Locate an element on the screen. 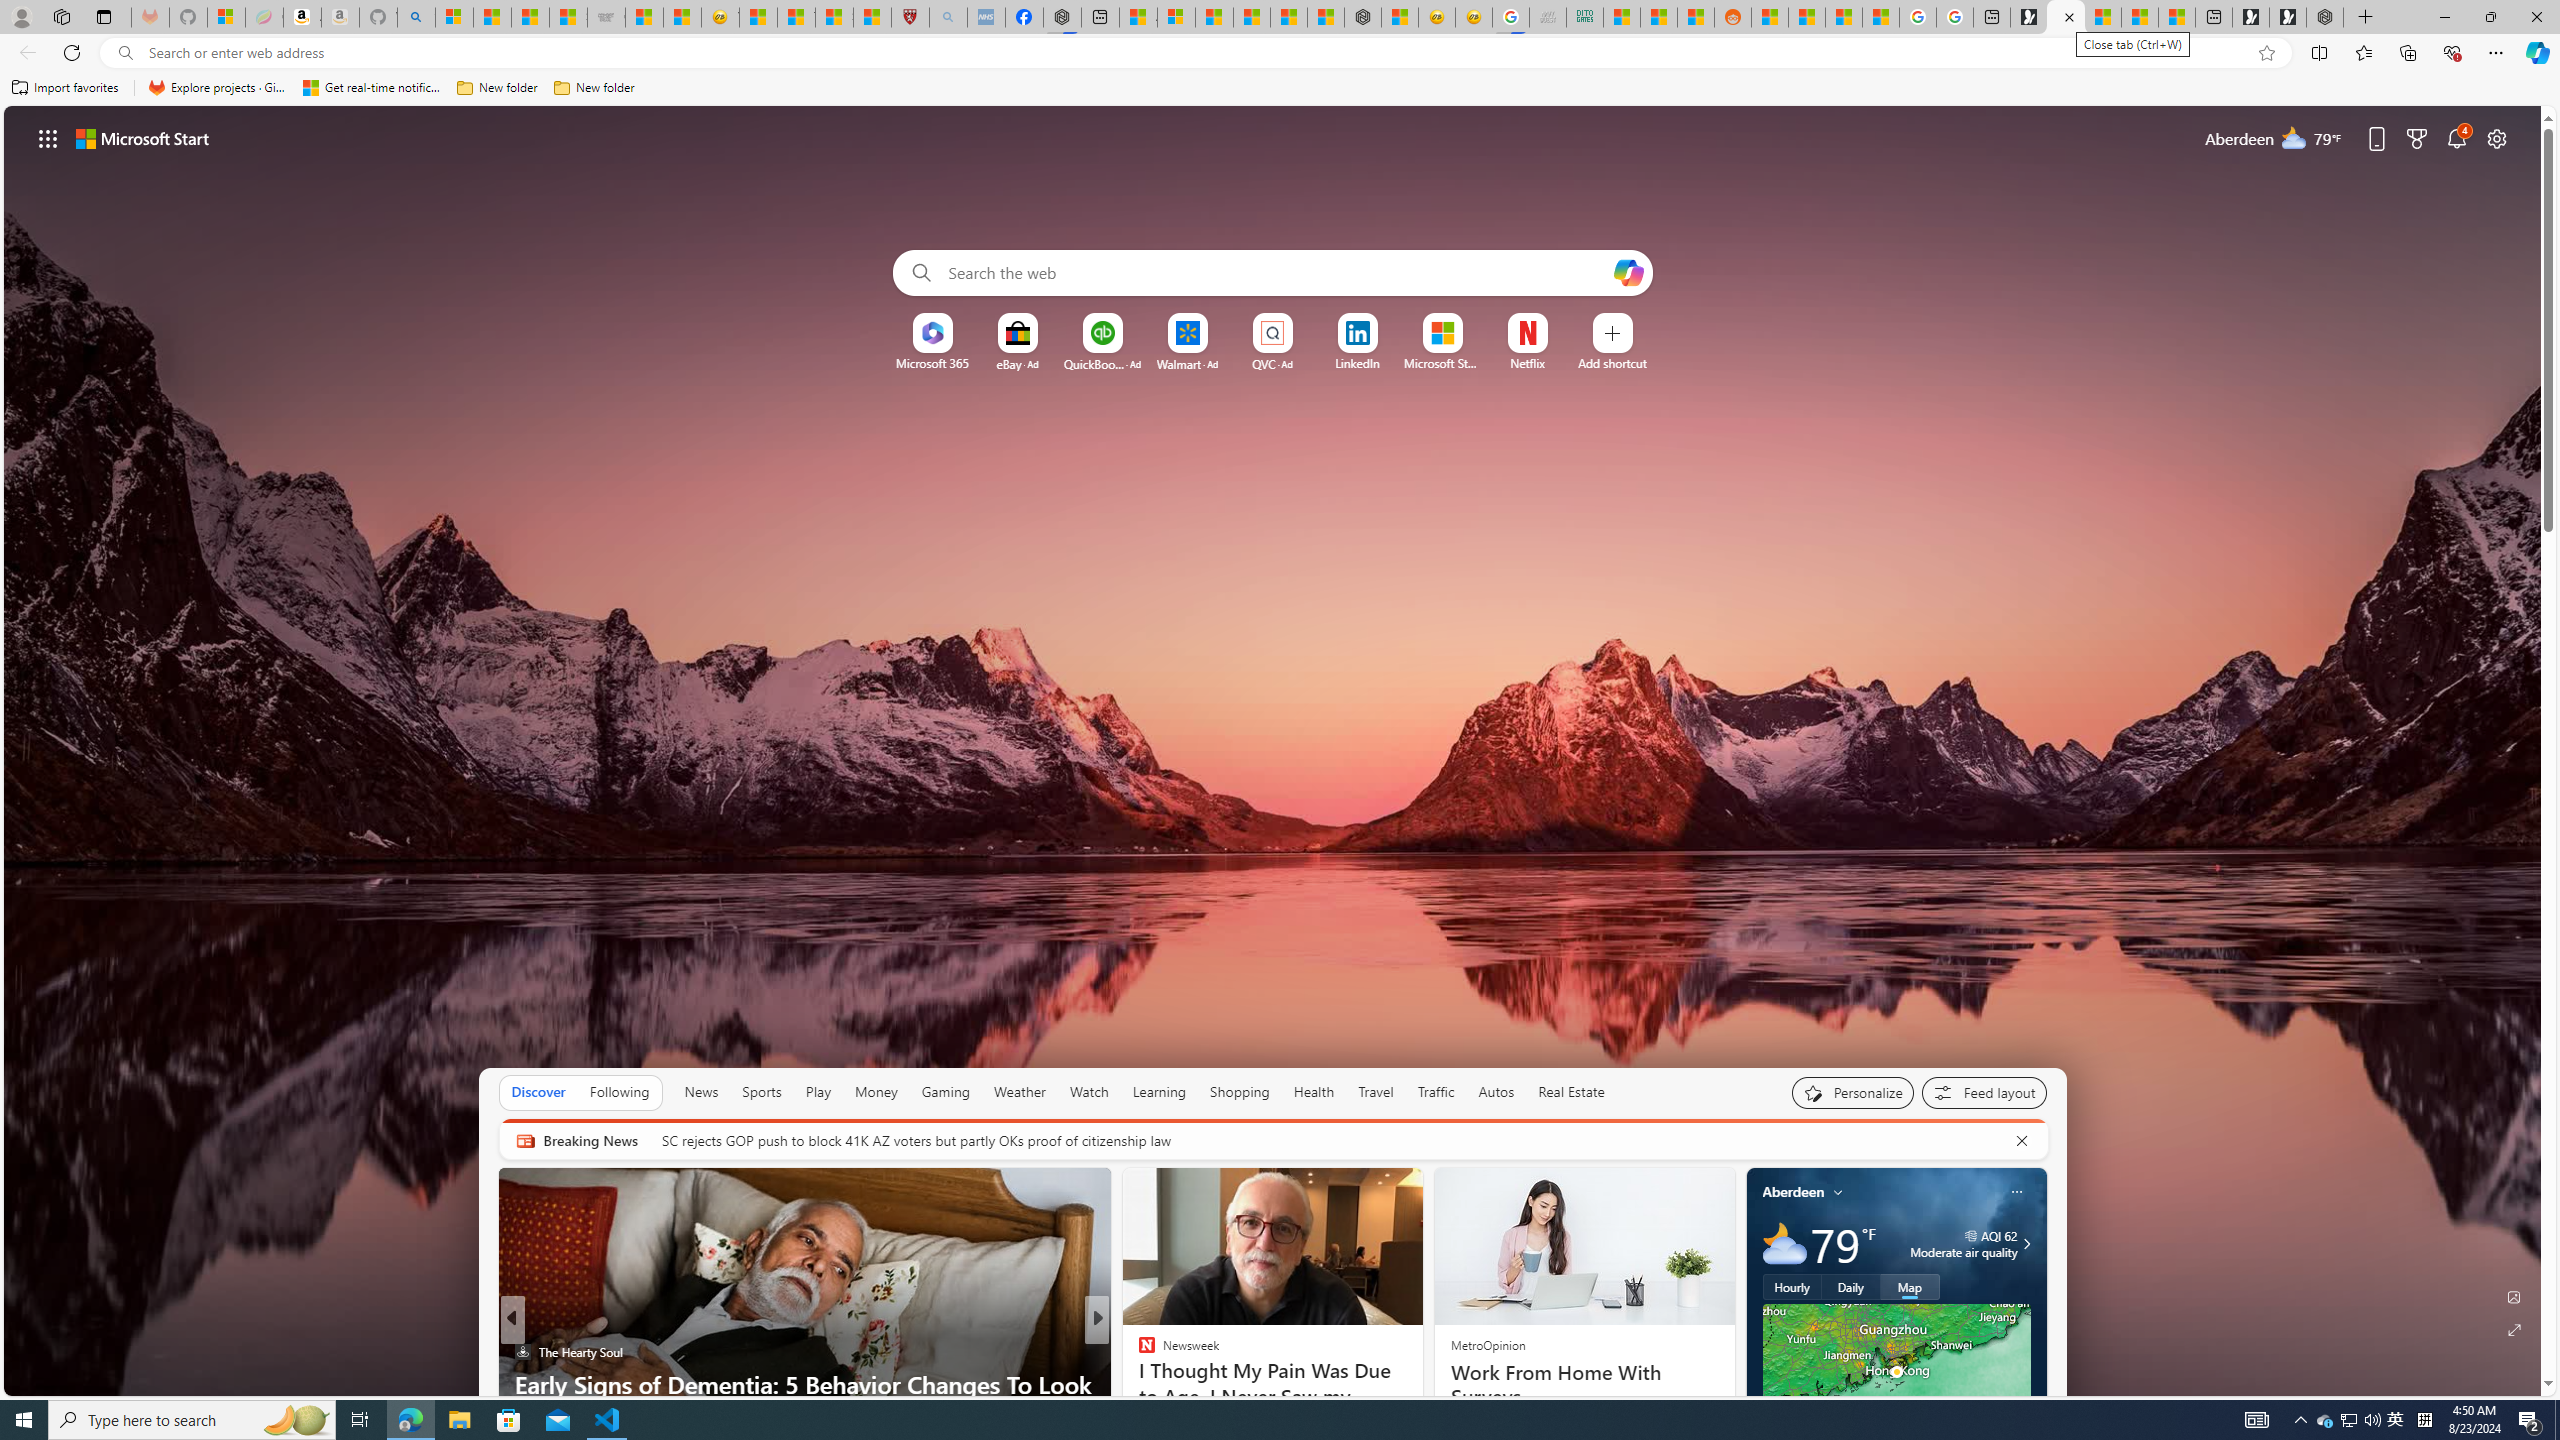 This screenshot has width=2560, height=1440. 'Autos' is located at coordinates (1496, 1091).